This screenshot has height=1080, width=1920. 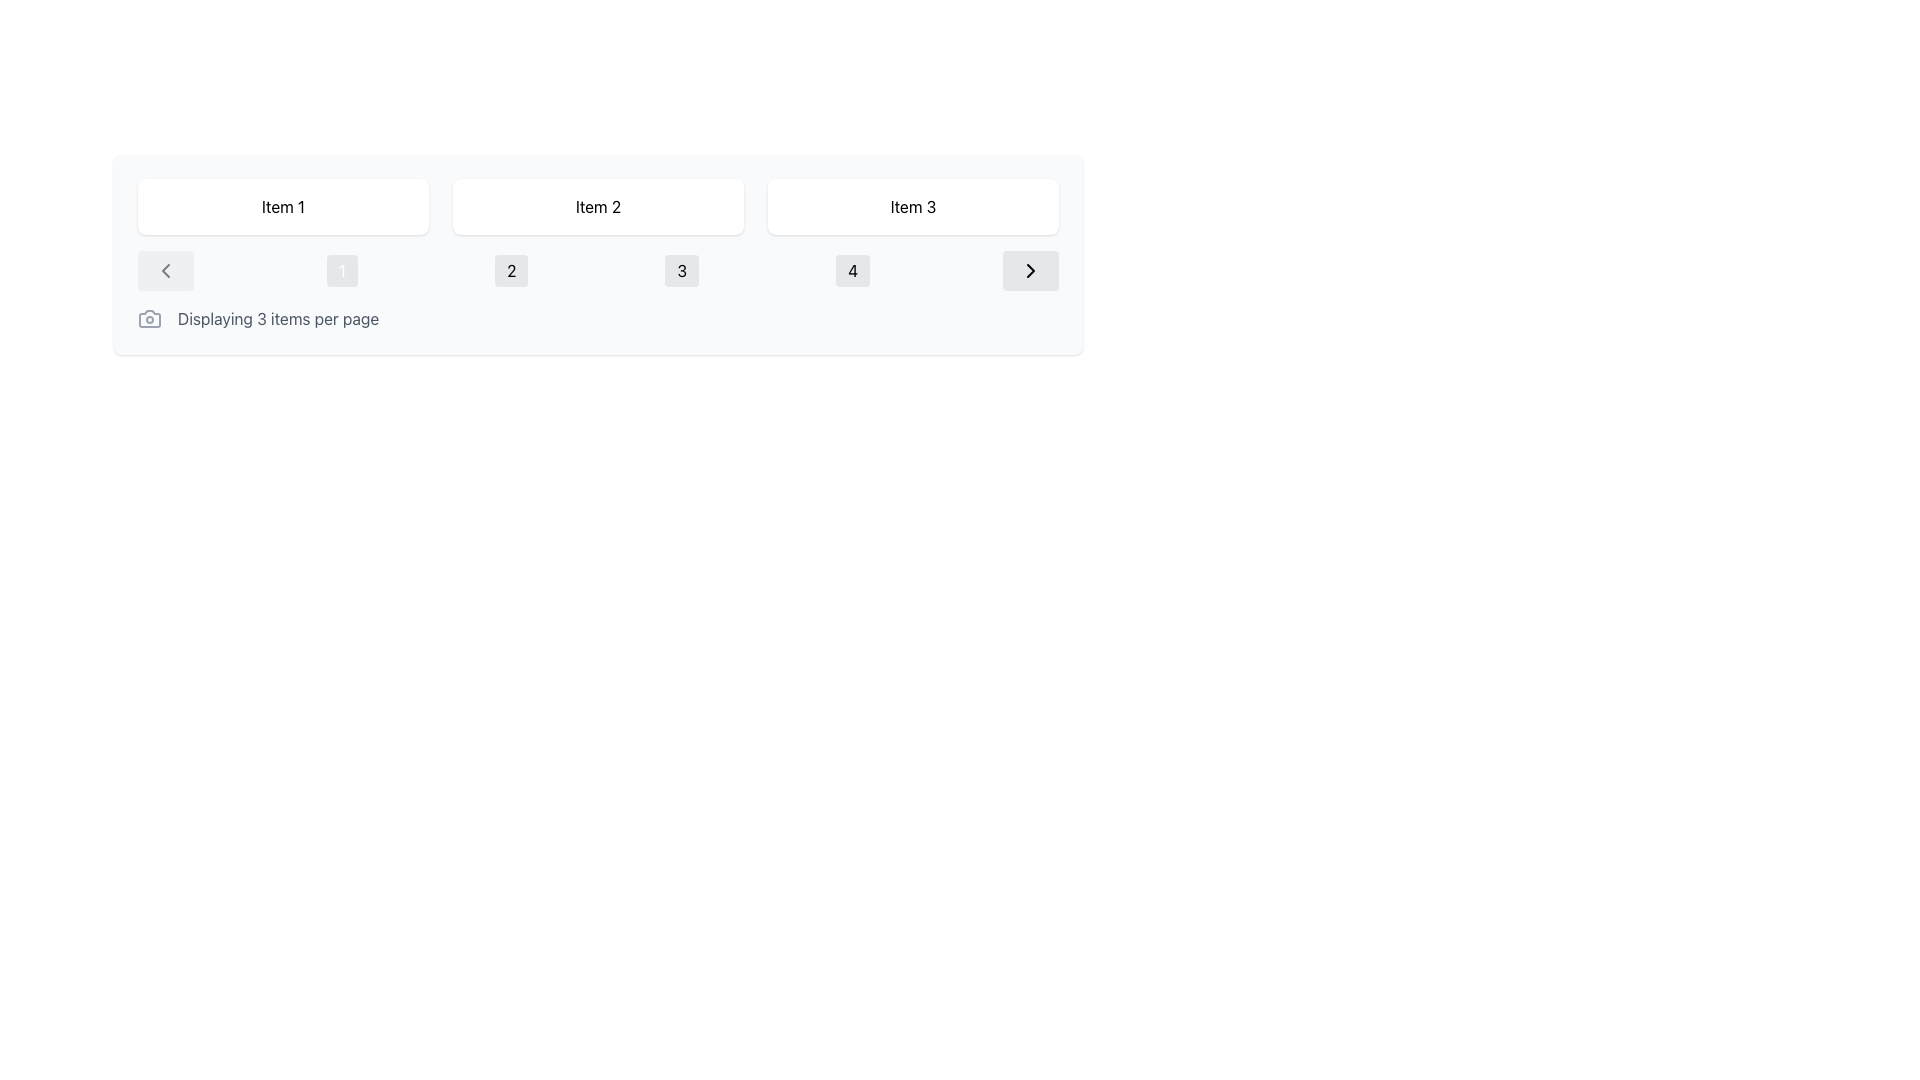 What do you see at coordinates (166, 270) in the screenshot?
I see `the left-chevron icon in the pagination navigation bar, which is currently disabled and grayed-out, located to the left of the page number indicators` at bounding box center [166, 270].